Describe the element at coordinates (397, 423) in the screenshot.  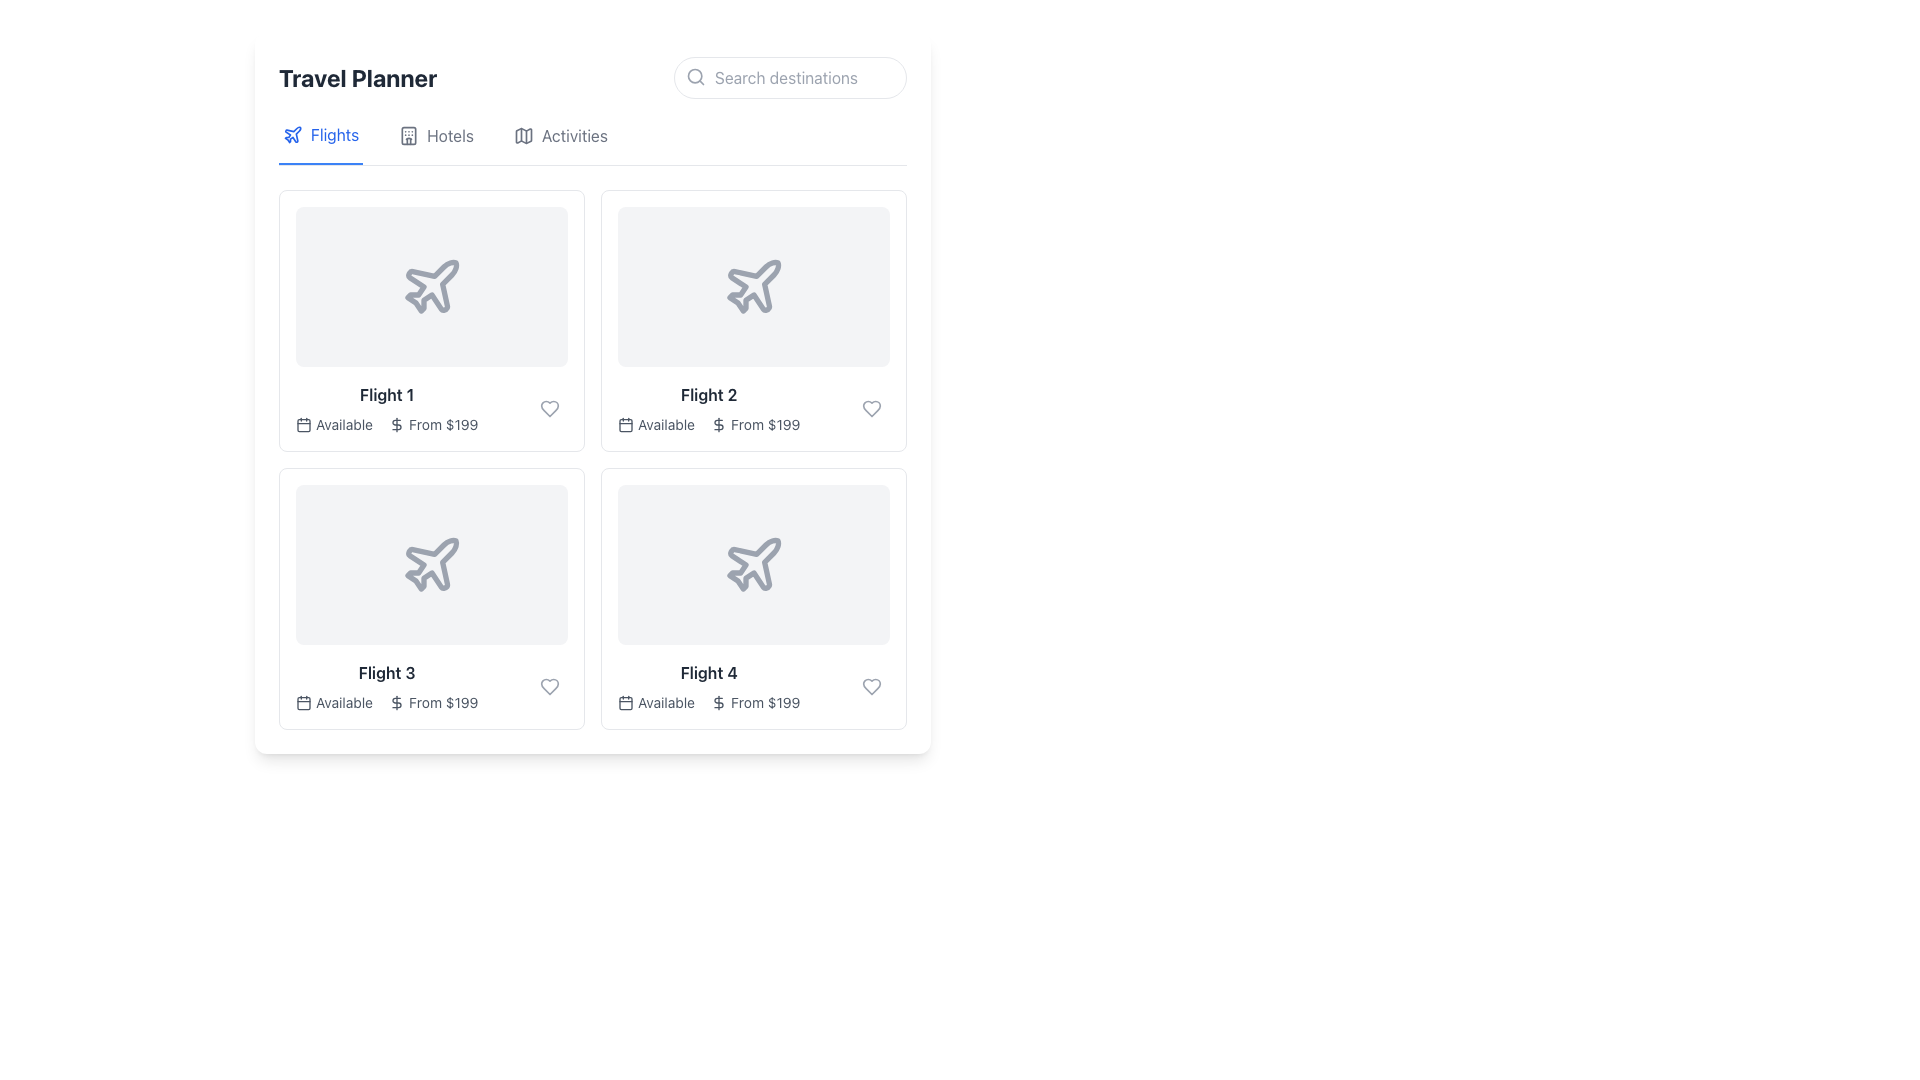
I see `the monetary pricing icon located to the left of the 'From $199' text in the pricing information section of the Flight 1 card` at that location.